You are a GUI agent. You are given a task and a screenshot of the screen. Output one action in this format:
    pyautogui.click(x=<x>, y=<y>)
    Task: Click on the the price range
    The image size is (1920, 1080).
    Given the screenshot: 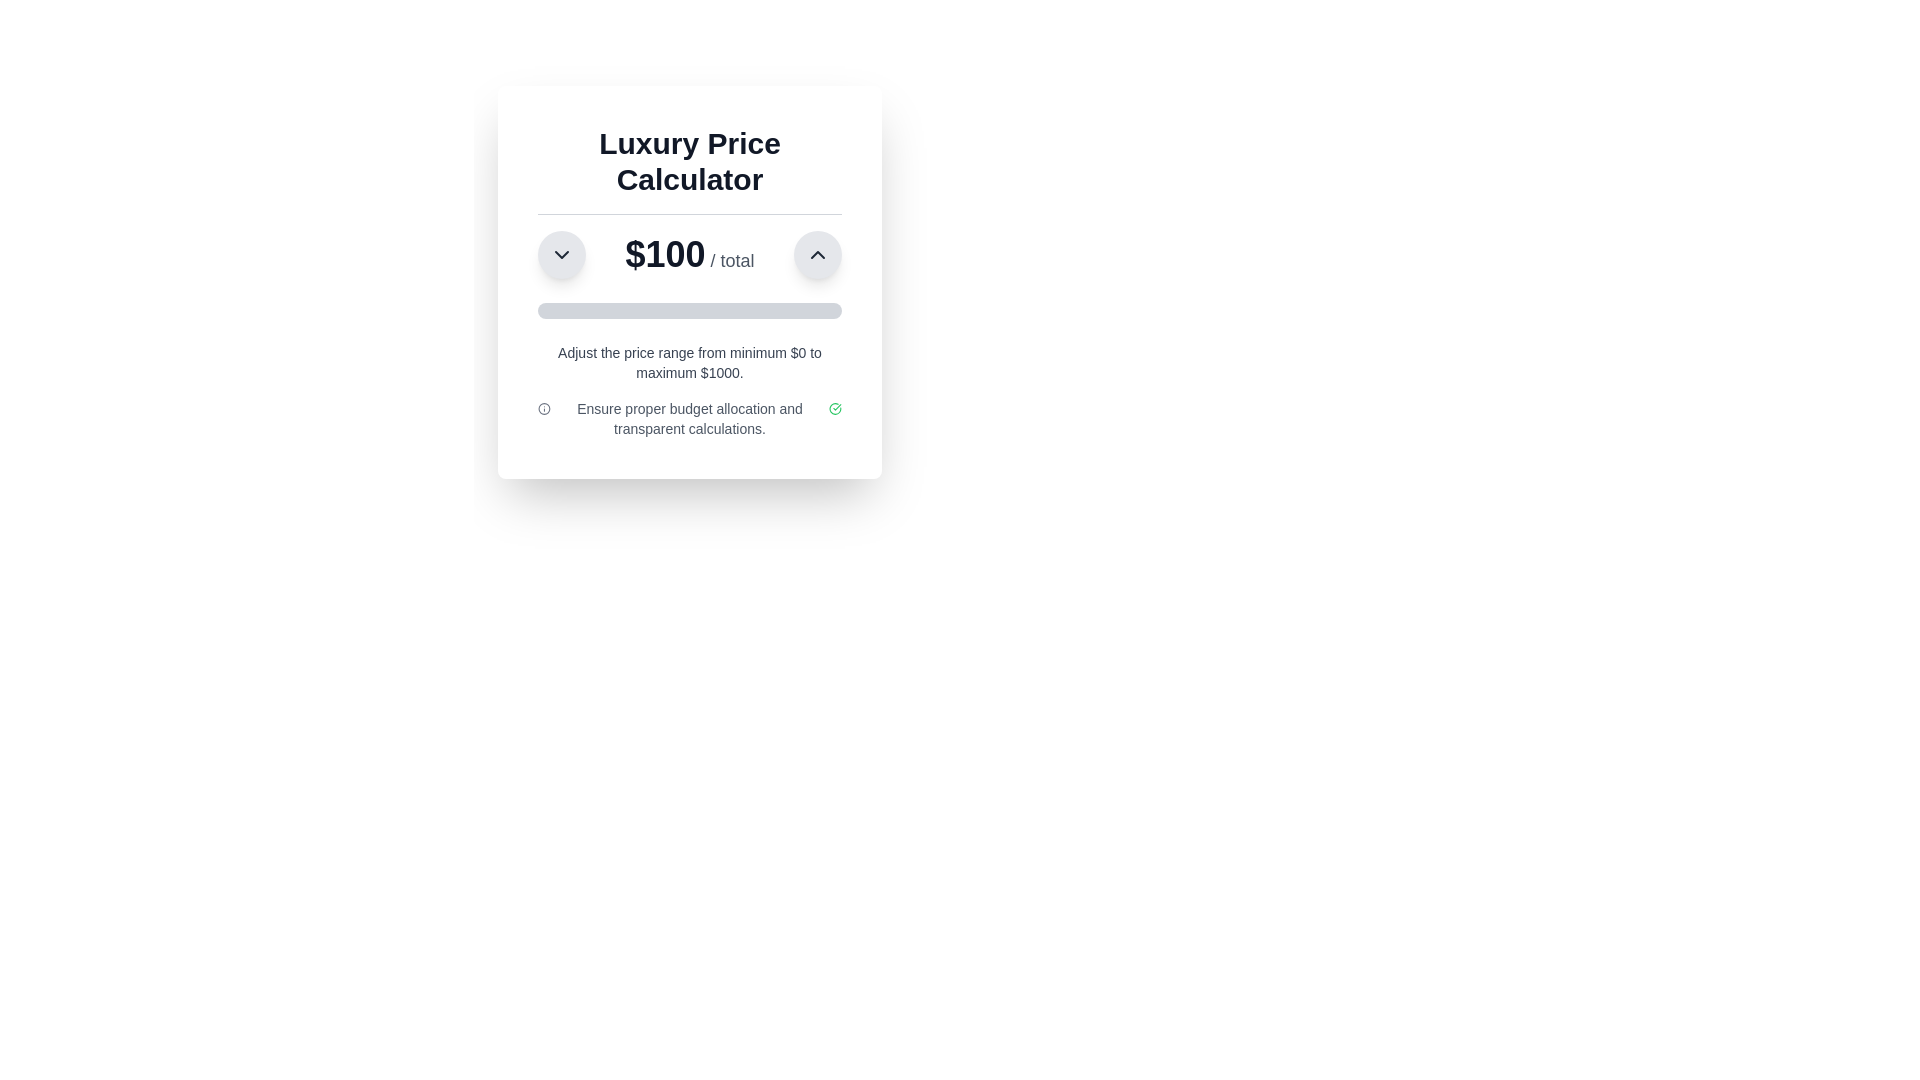 What is the action you would take?
    pyautogui.click(x=746, y=311)
    